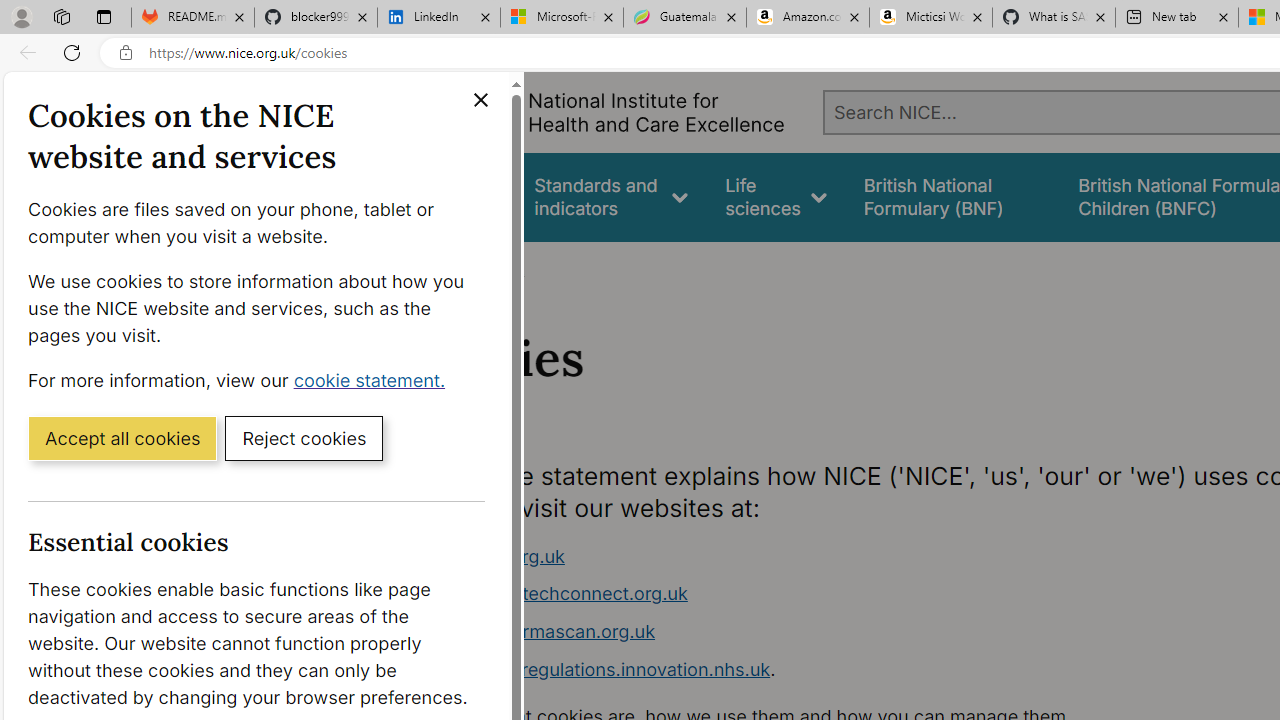 The height and width of the screenshot is (720, 1280). I want to click on 'Refresh', so click(72, 51).